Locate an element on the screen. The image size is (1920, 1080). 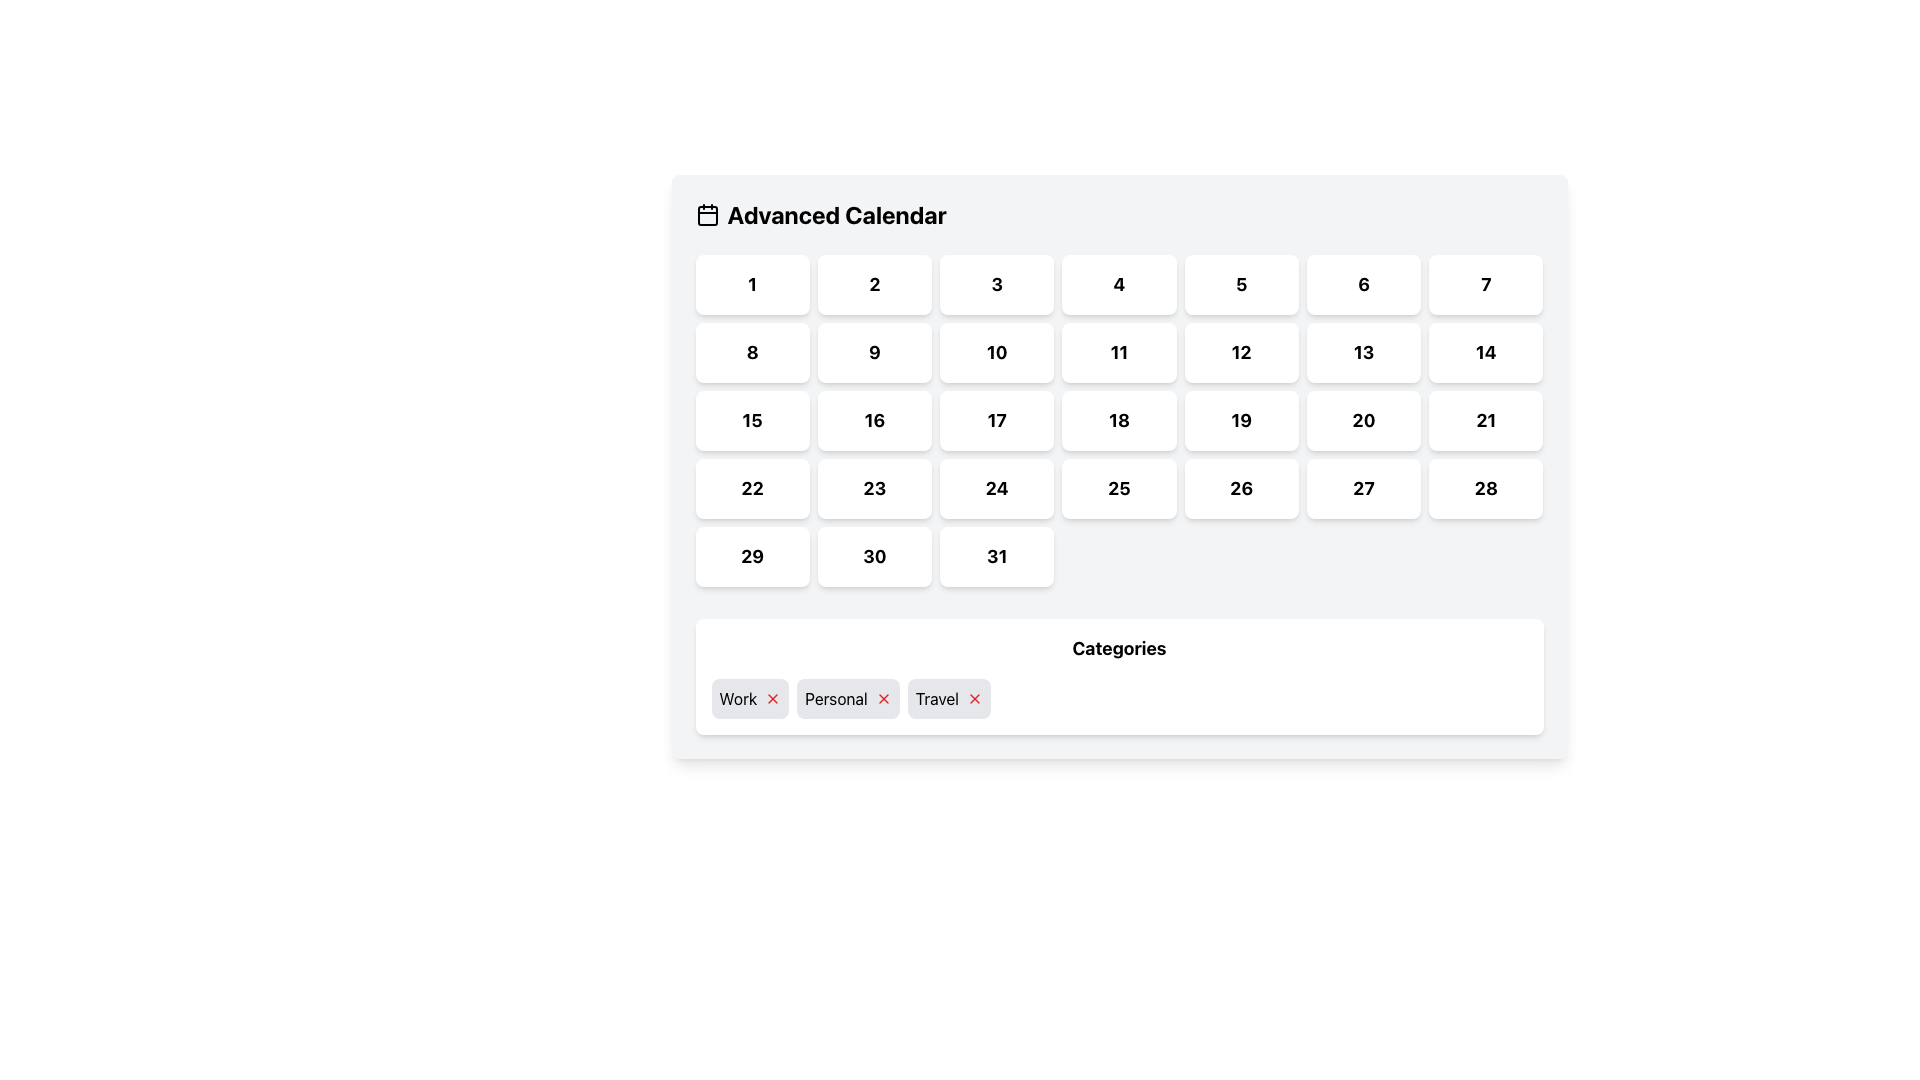
the bold text element displaying the number '18' within the calendar grid layout, which is styled with a light gray background and rounded corners is located at coordinates (1118, 419).